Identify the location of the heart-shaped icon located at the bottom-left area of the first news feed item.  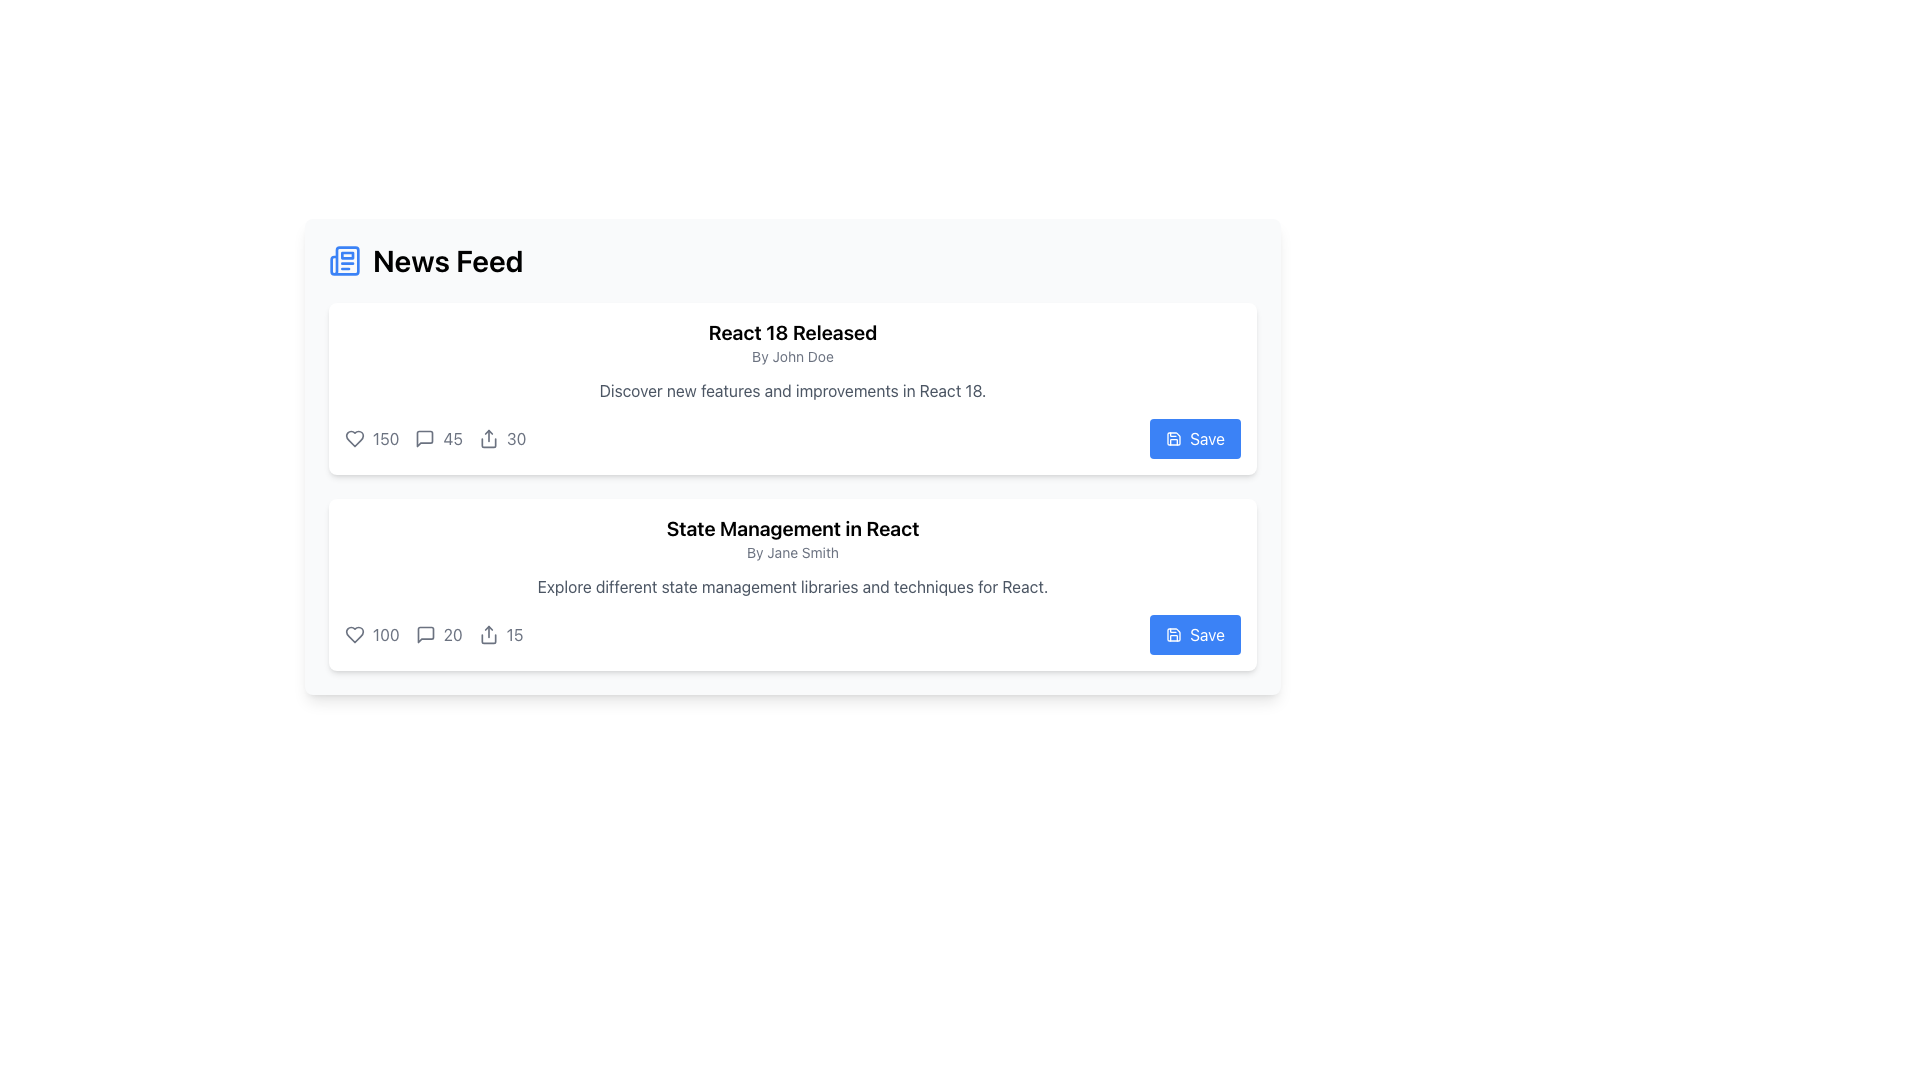
(355, 438).